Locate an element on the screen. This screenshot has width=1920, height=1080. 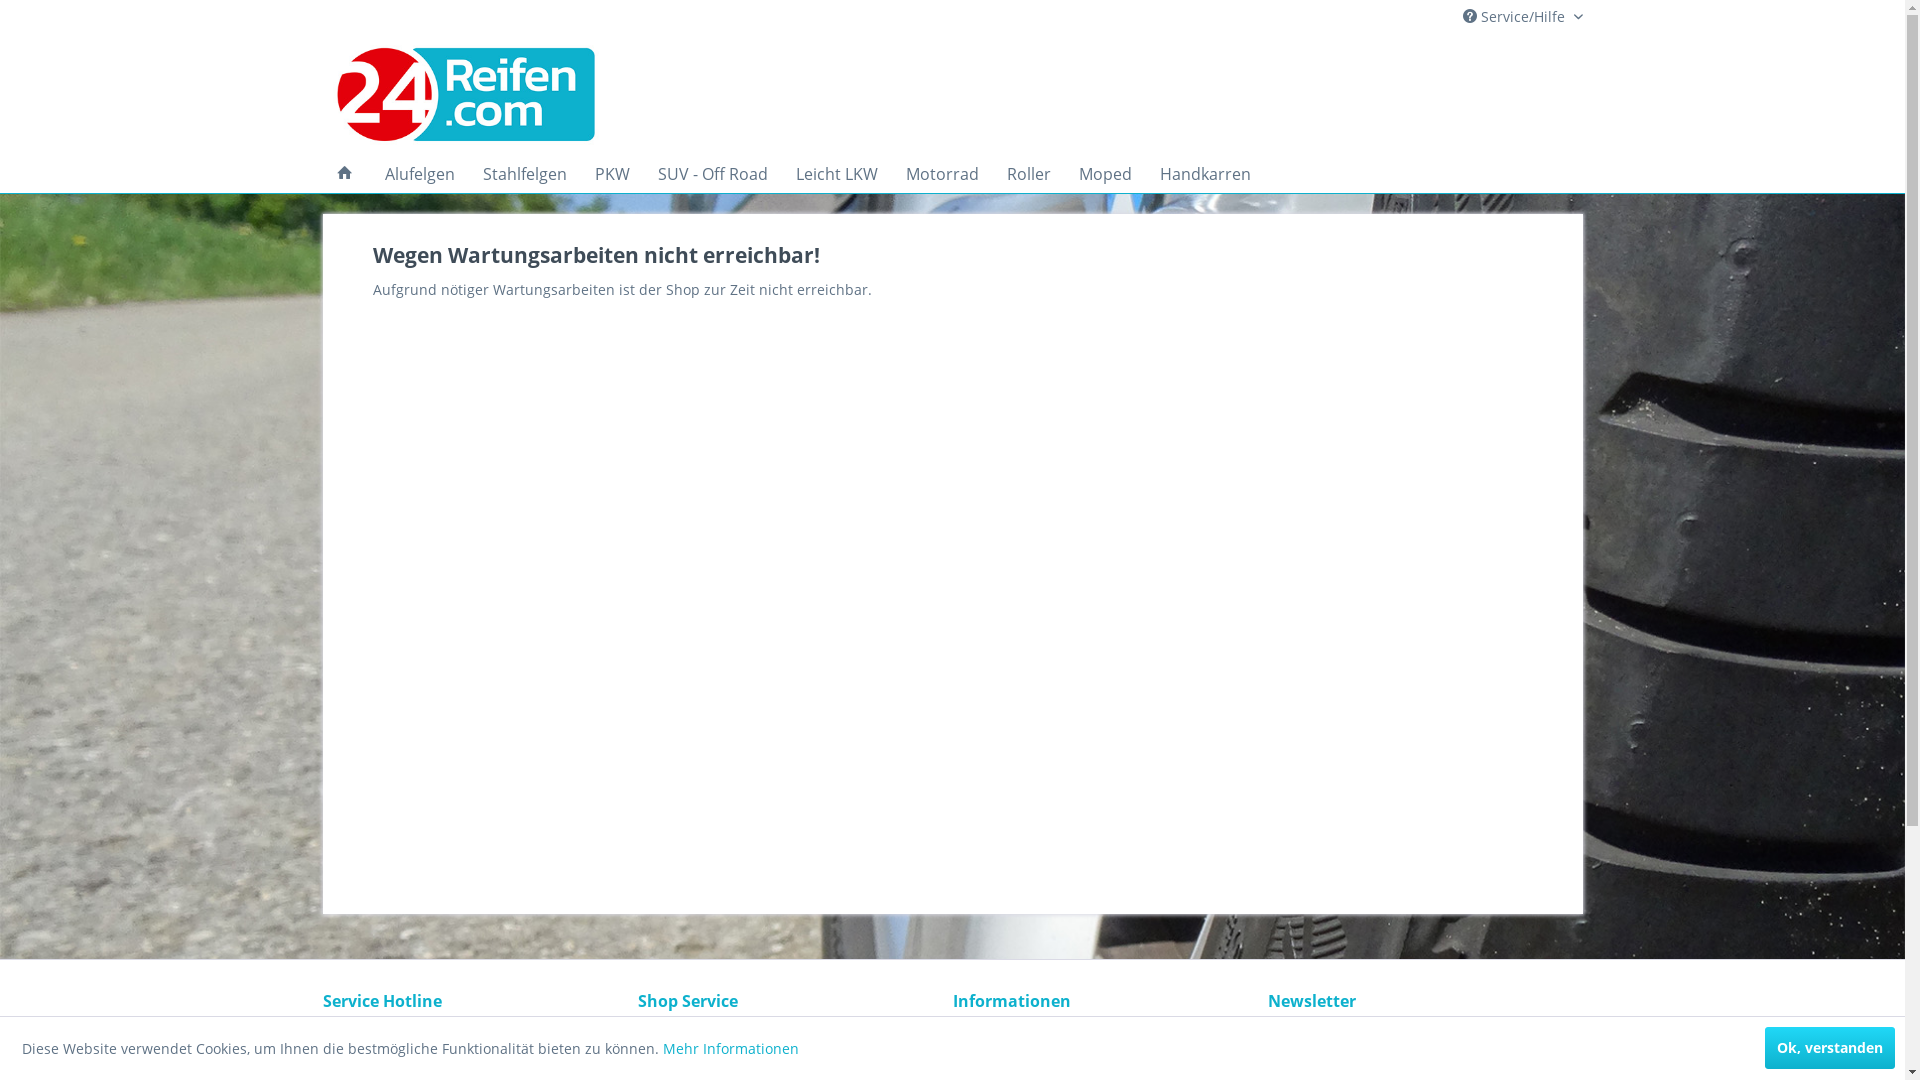
'Moped' is located at coordinates (1103, 172).